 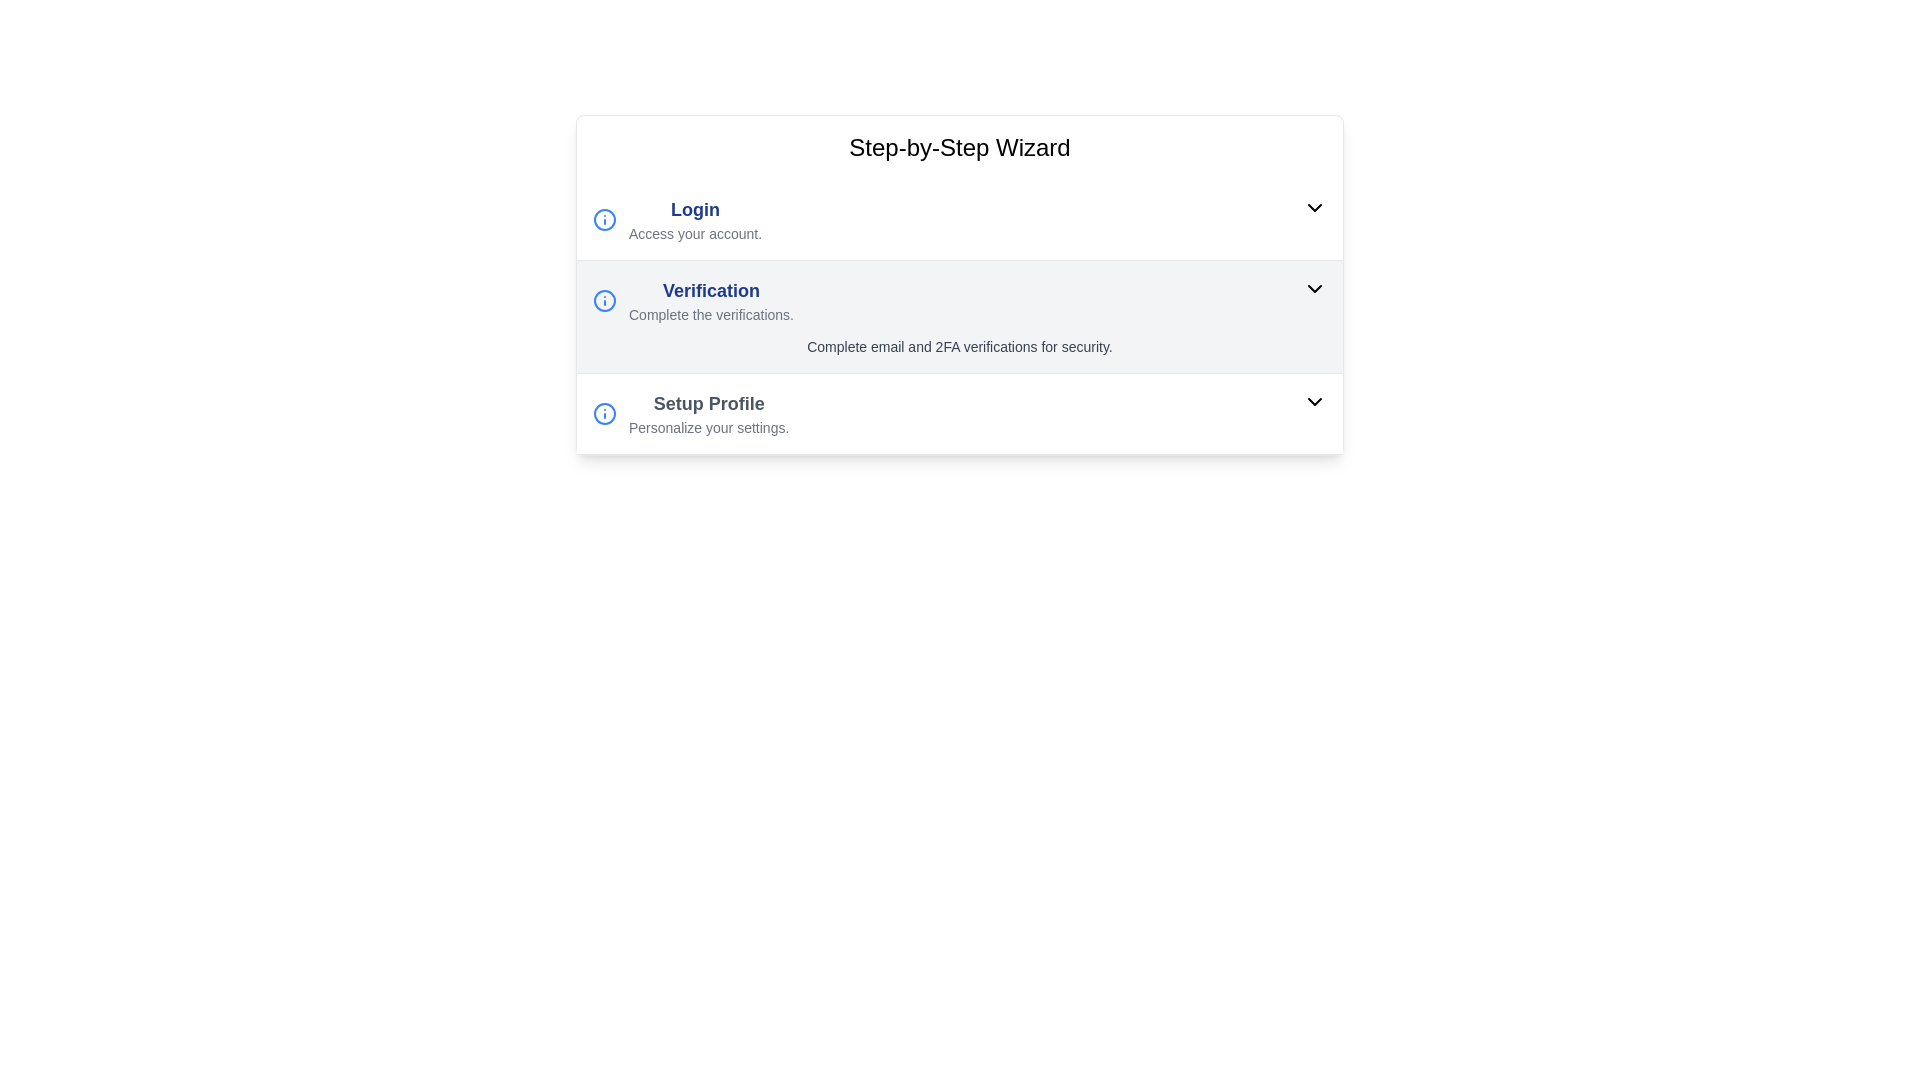 What do you see at coordinates (709, 412) in the screenshot?
I see `text from the 'Setup Profile' area, which includes the title 'Setup Profile' and subtitle 'Personalize your settings.' This text display area is the third item in the vertical list within the wizard interface` at bounding box center [709, 412].